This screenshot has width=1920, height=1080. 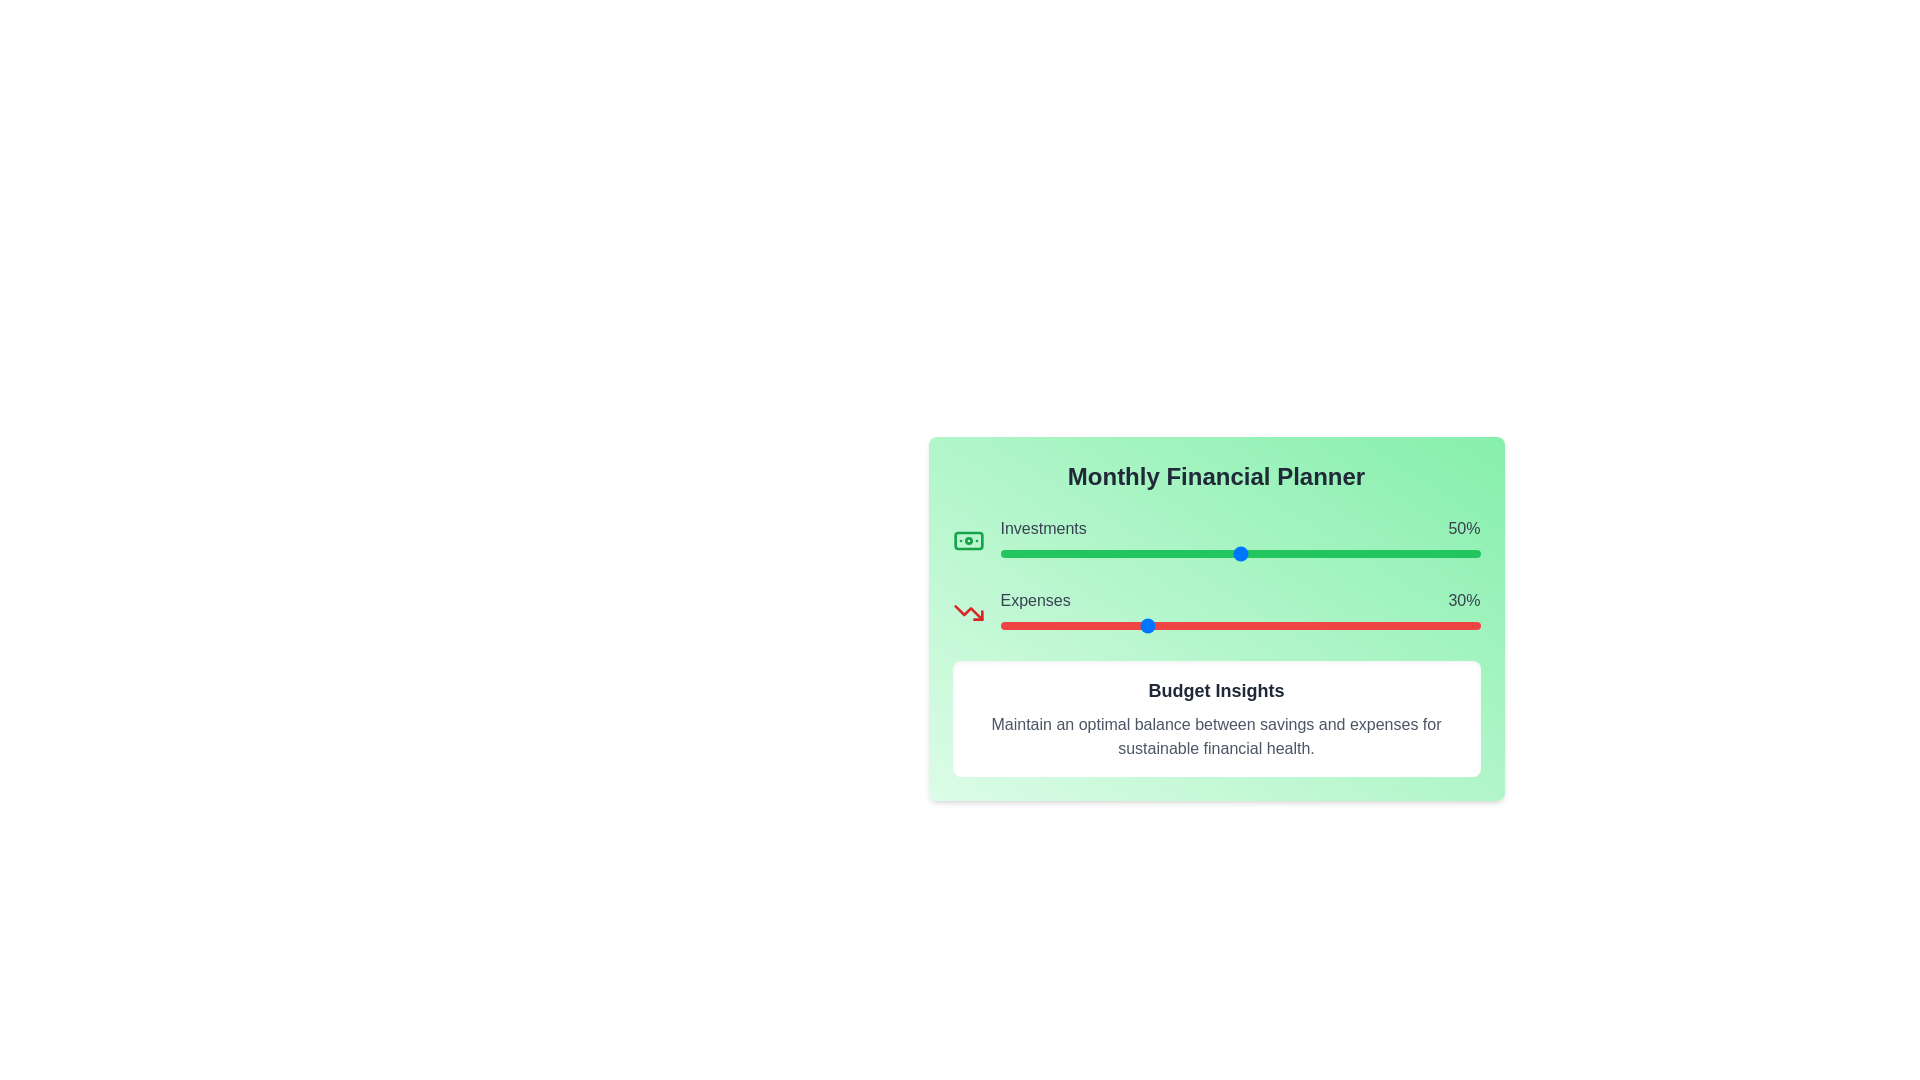 I want to click on the 'Investments' slider to set its value to 56%, so click(x=1268, y=554).